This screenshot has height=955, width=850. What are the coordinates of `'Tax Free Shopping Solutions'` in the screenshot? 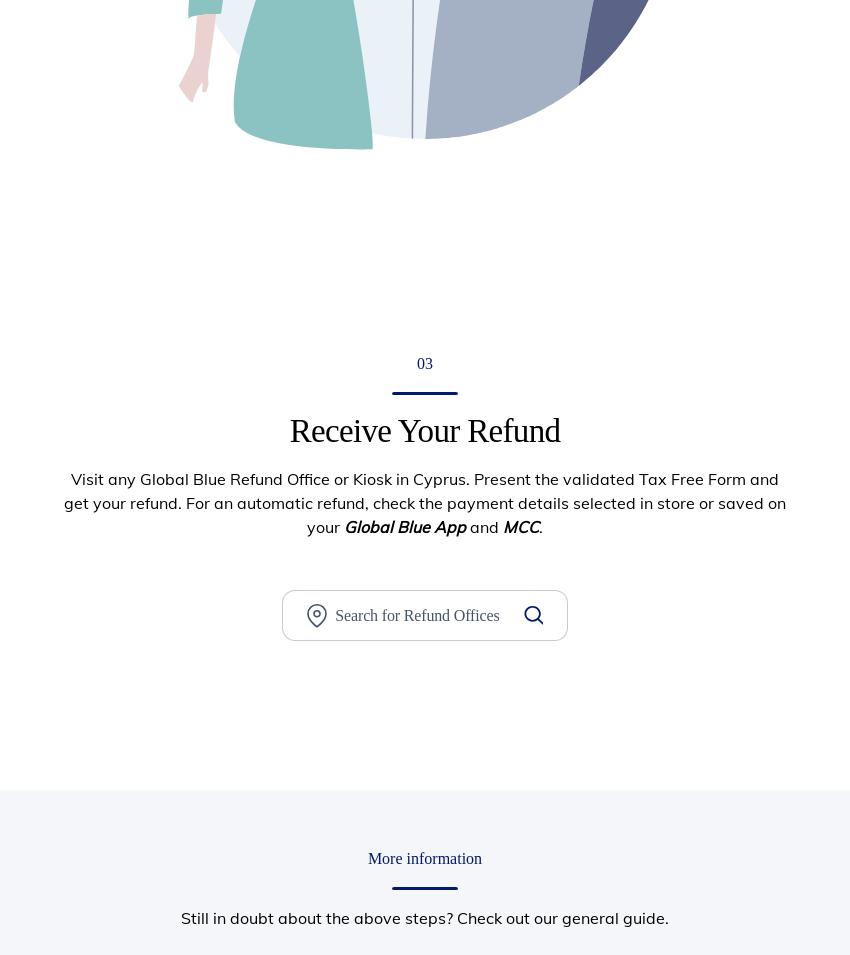 It's located at (486, 417).